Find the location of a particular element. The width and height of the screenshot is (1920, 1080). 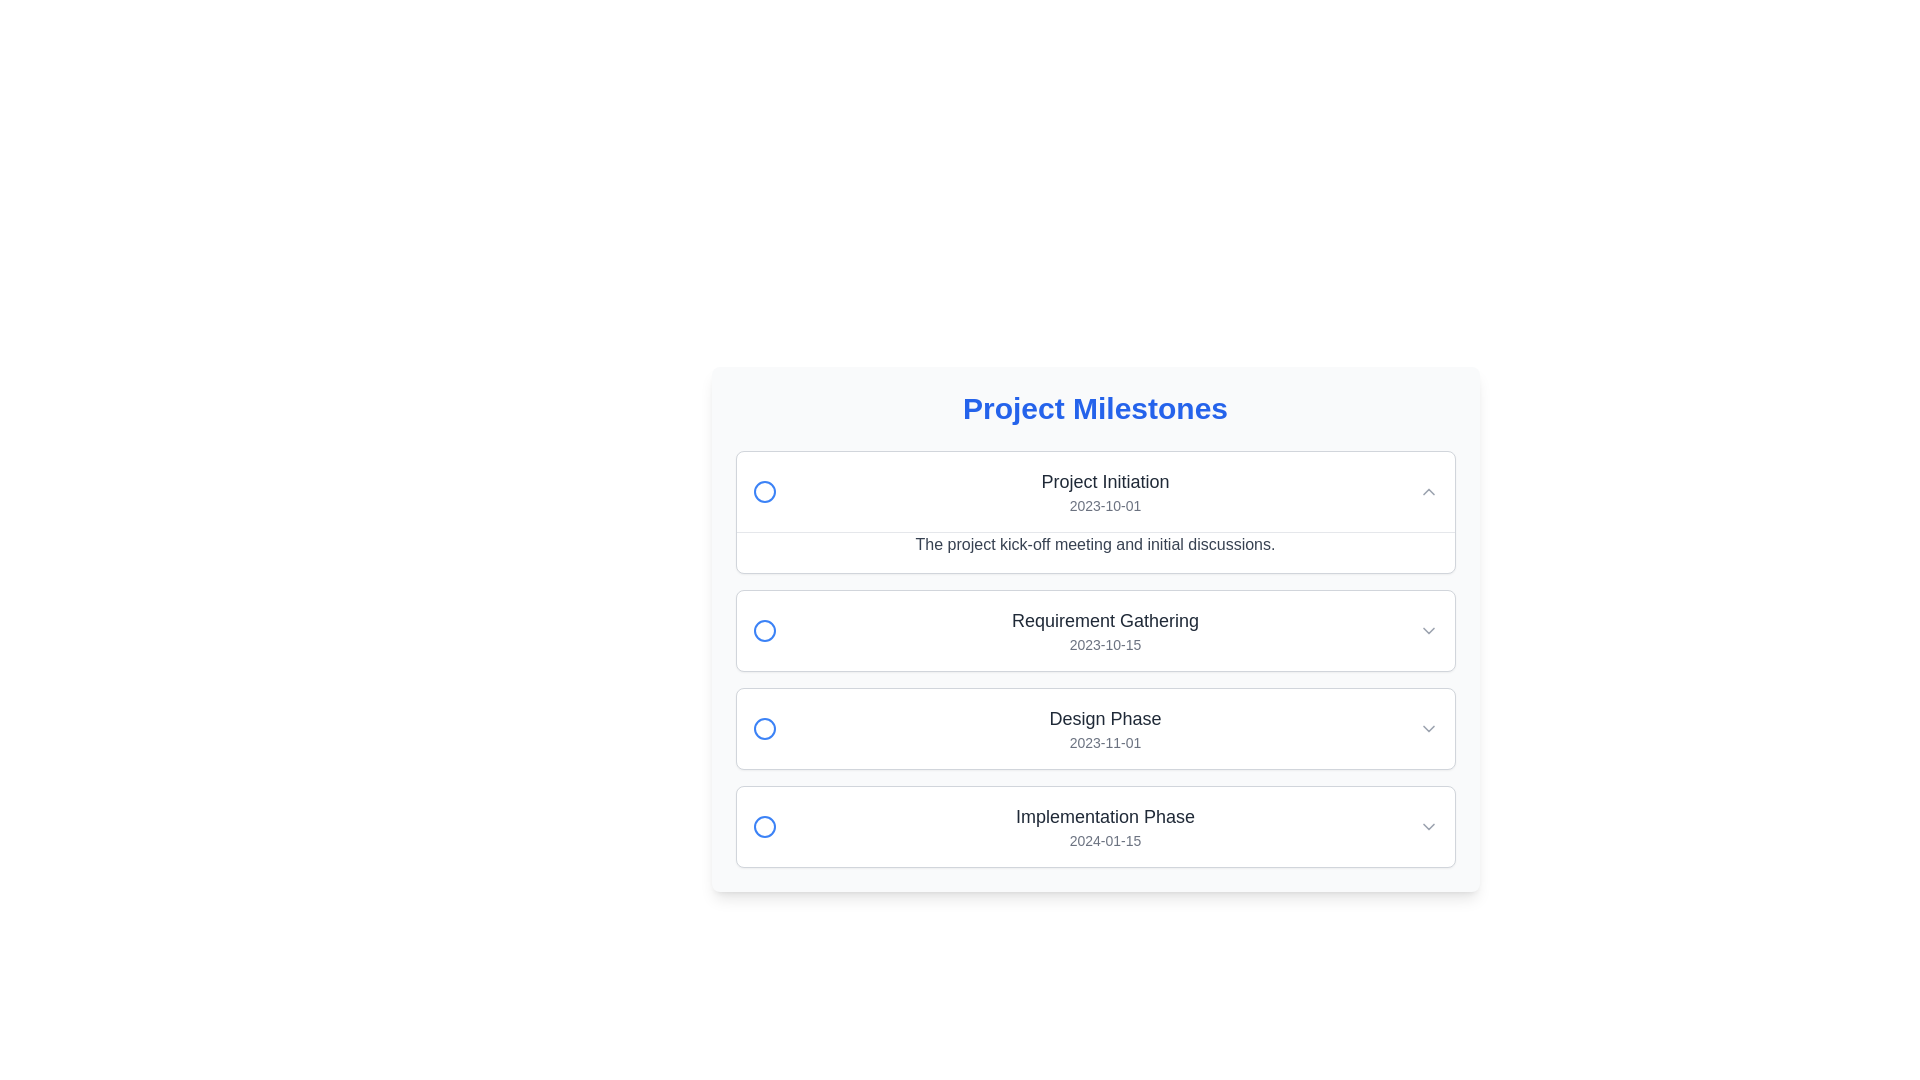

the text label displaying the date '2023-10-15', which is styled in gray and positioned below the title 'Requirement Gathering' is located at coordinates (1104, 644).